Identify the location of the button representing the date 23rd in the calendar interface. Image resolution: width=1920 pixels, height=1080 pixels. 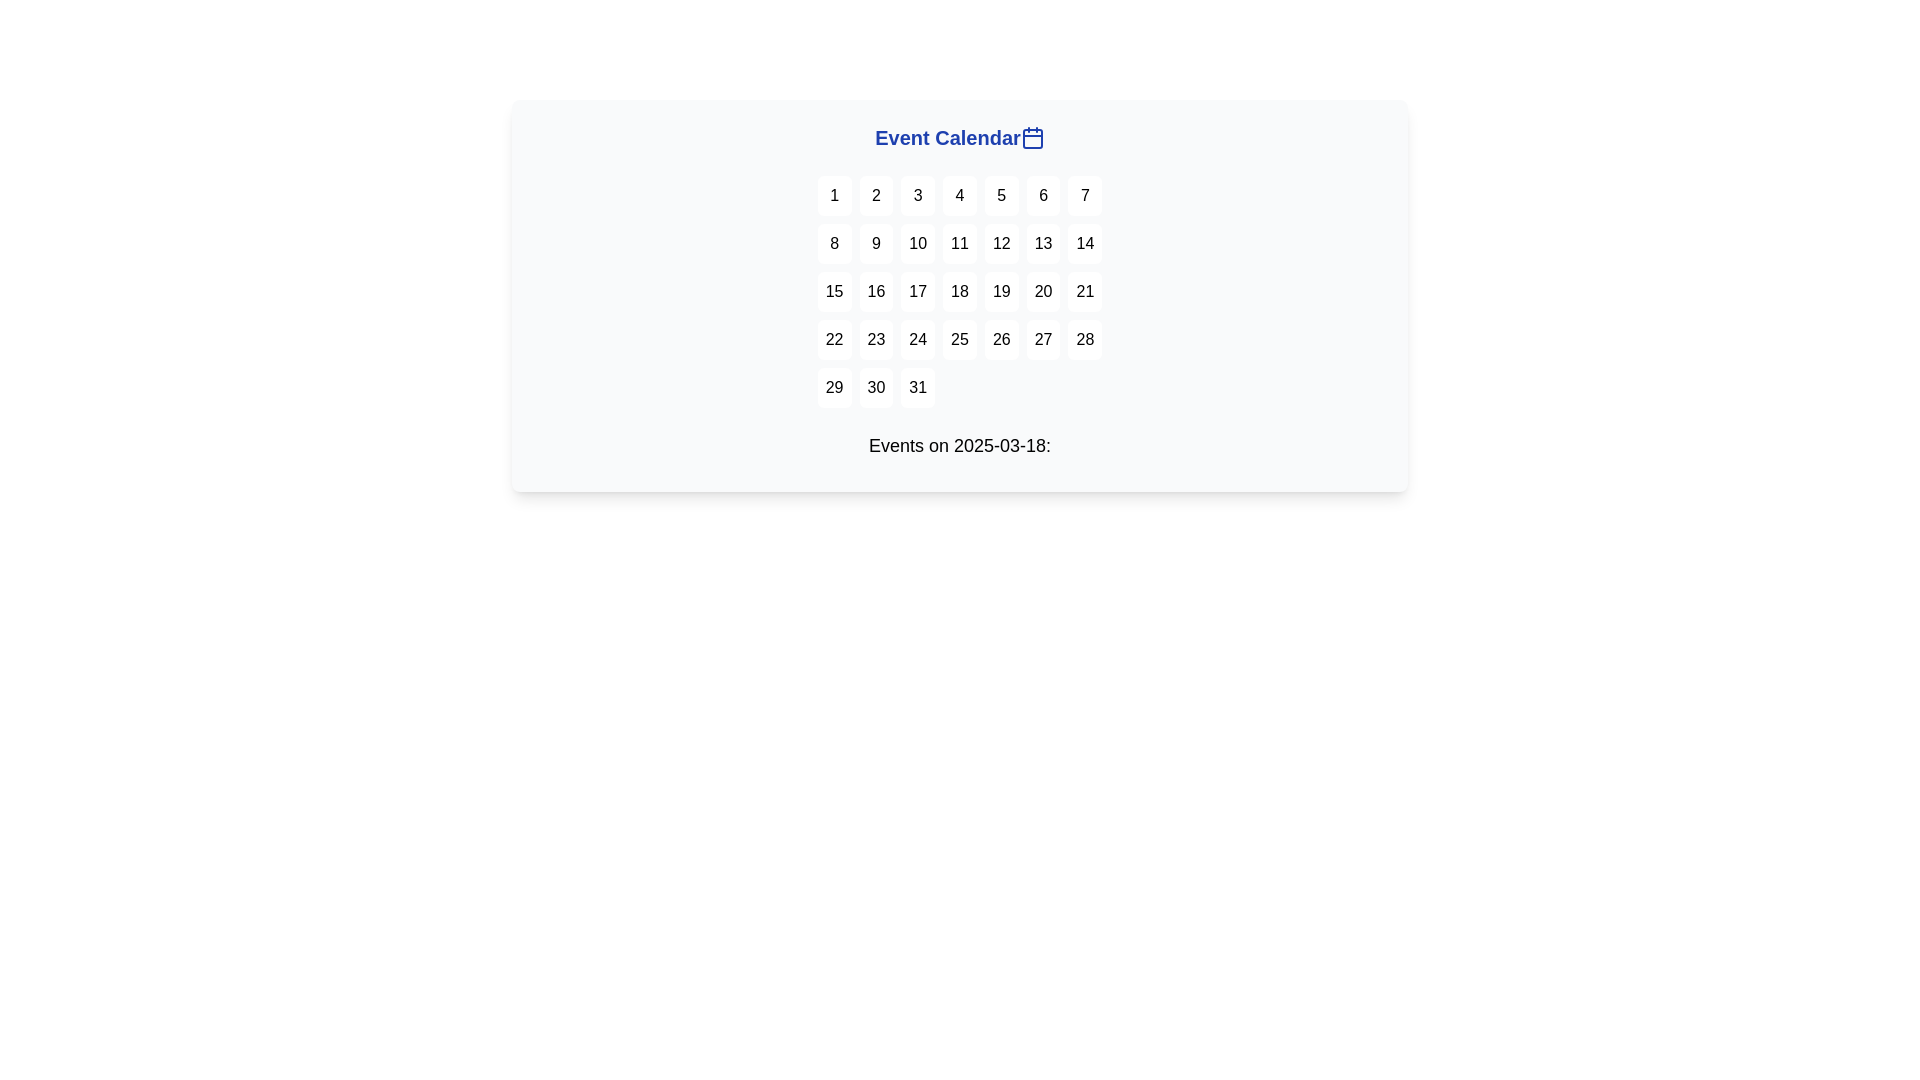
(876, 338).